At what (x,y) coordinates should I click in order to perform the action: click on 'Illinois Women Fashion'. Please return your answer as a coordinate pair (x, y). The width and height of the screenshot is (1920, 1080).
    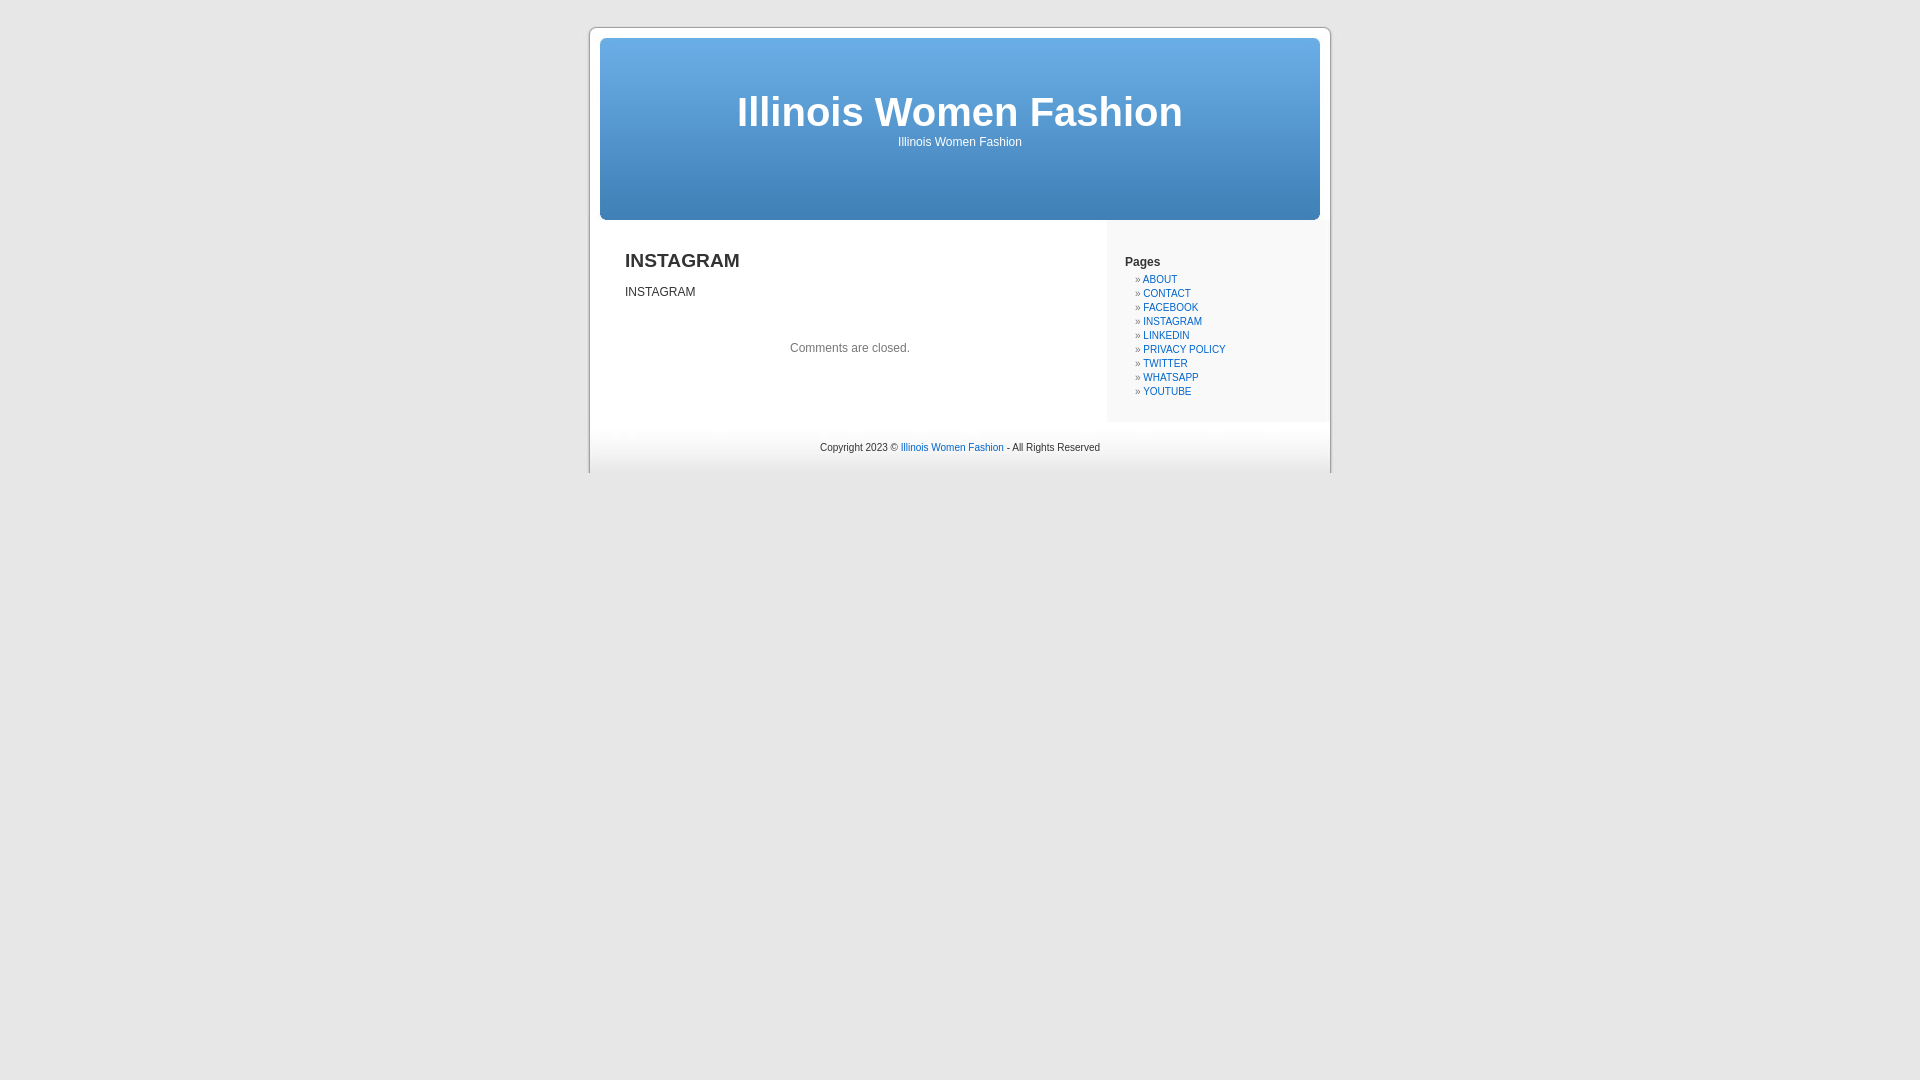
    Looking at the image, I should click on (960, 111).